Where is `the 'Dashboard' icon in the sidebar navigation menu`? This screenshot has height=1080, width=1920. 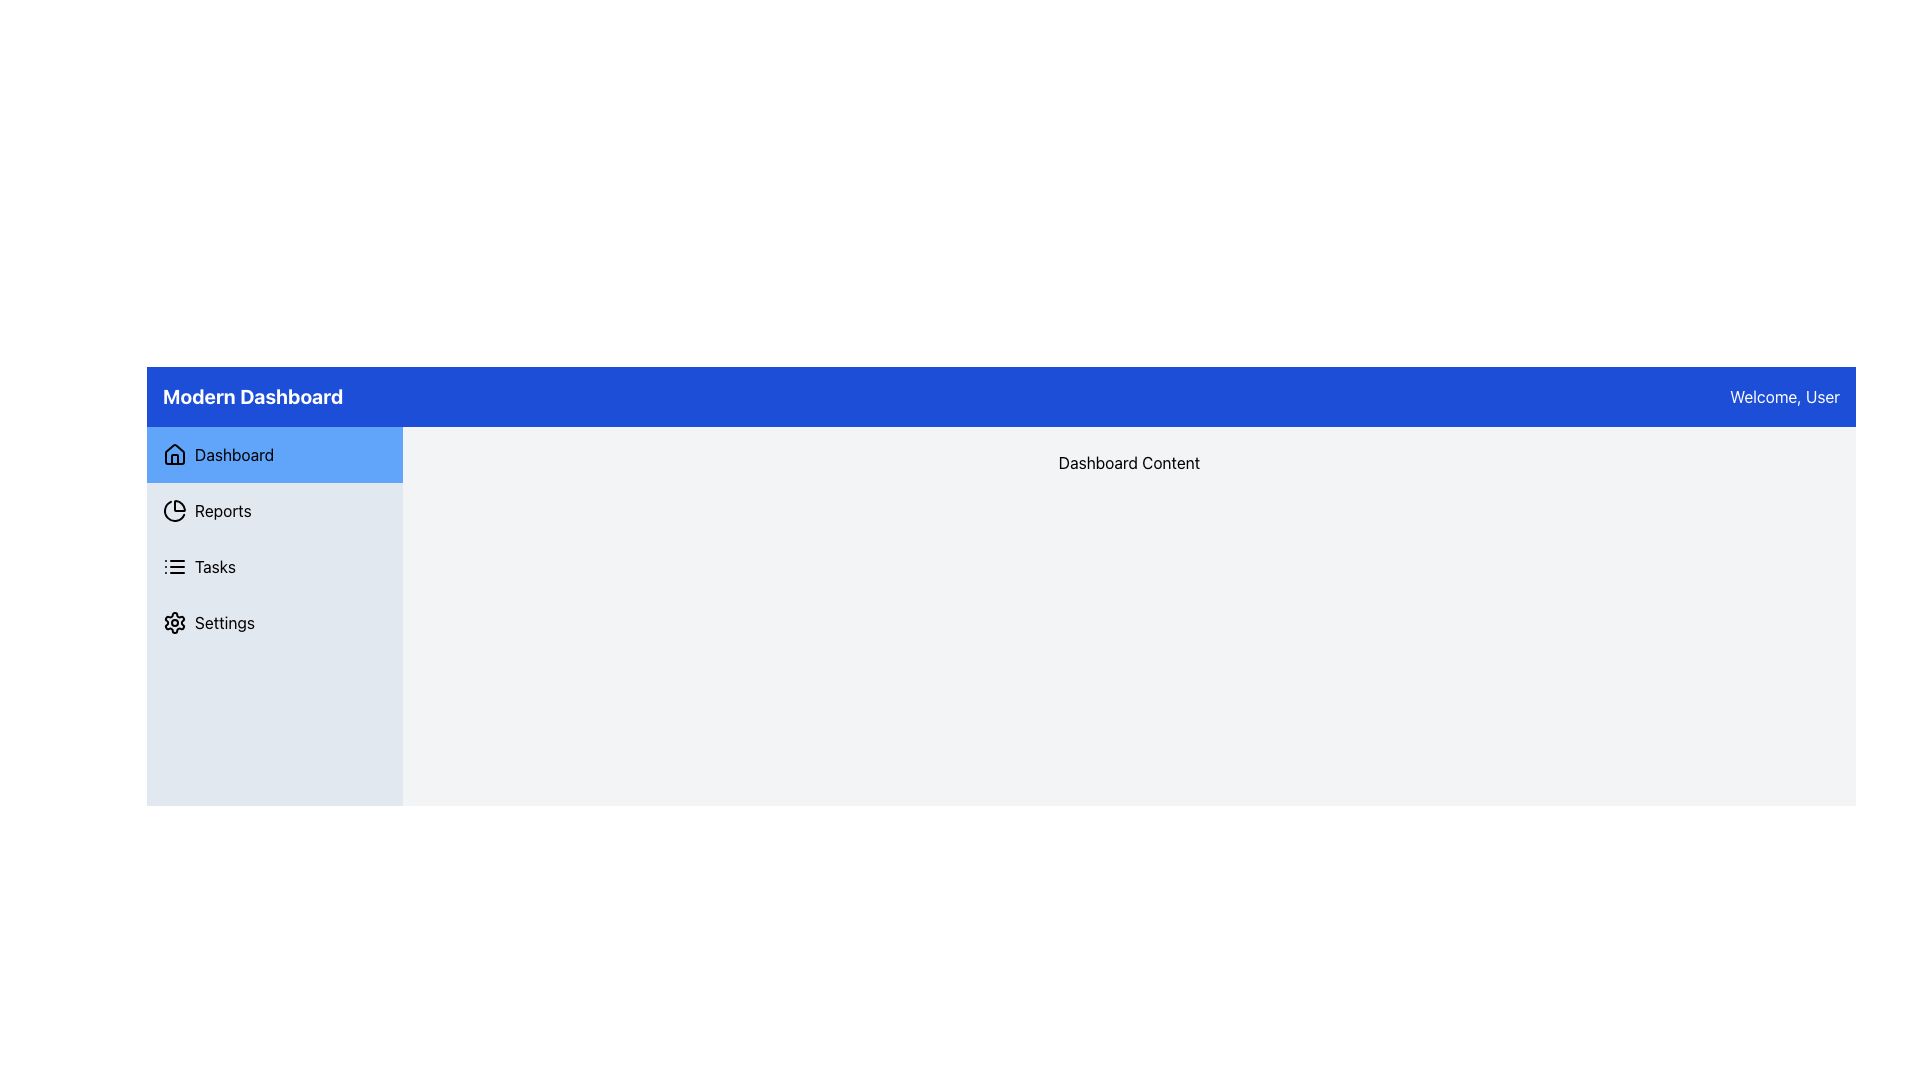 the 'Dashboard' icon in the sidebar navigation menu is located at coordinates (174, 455).